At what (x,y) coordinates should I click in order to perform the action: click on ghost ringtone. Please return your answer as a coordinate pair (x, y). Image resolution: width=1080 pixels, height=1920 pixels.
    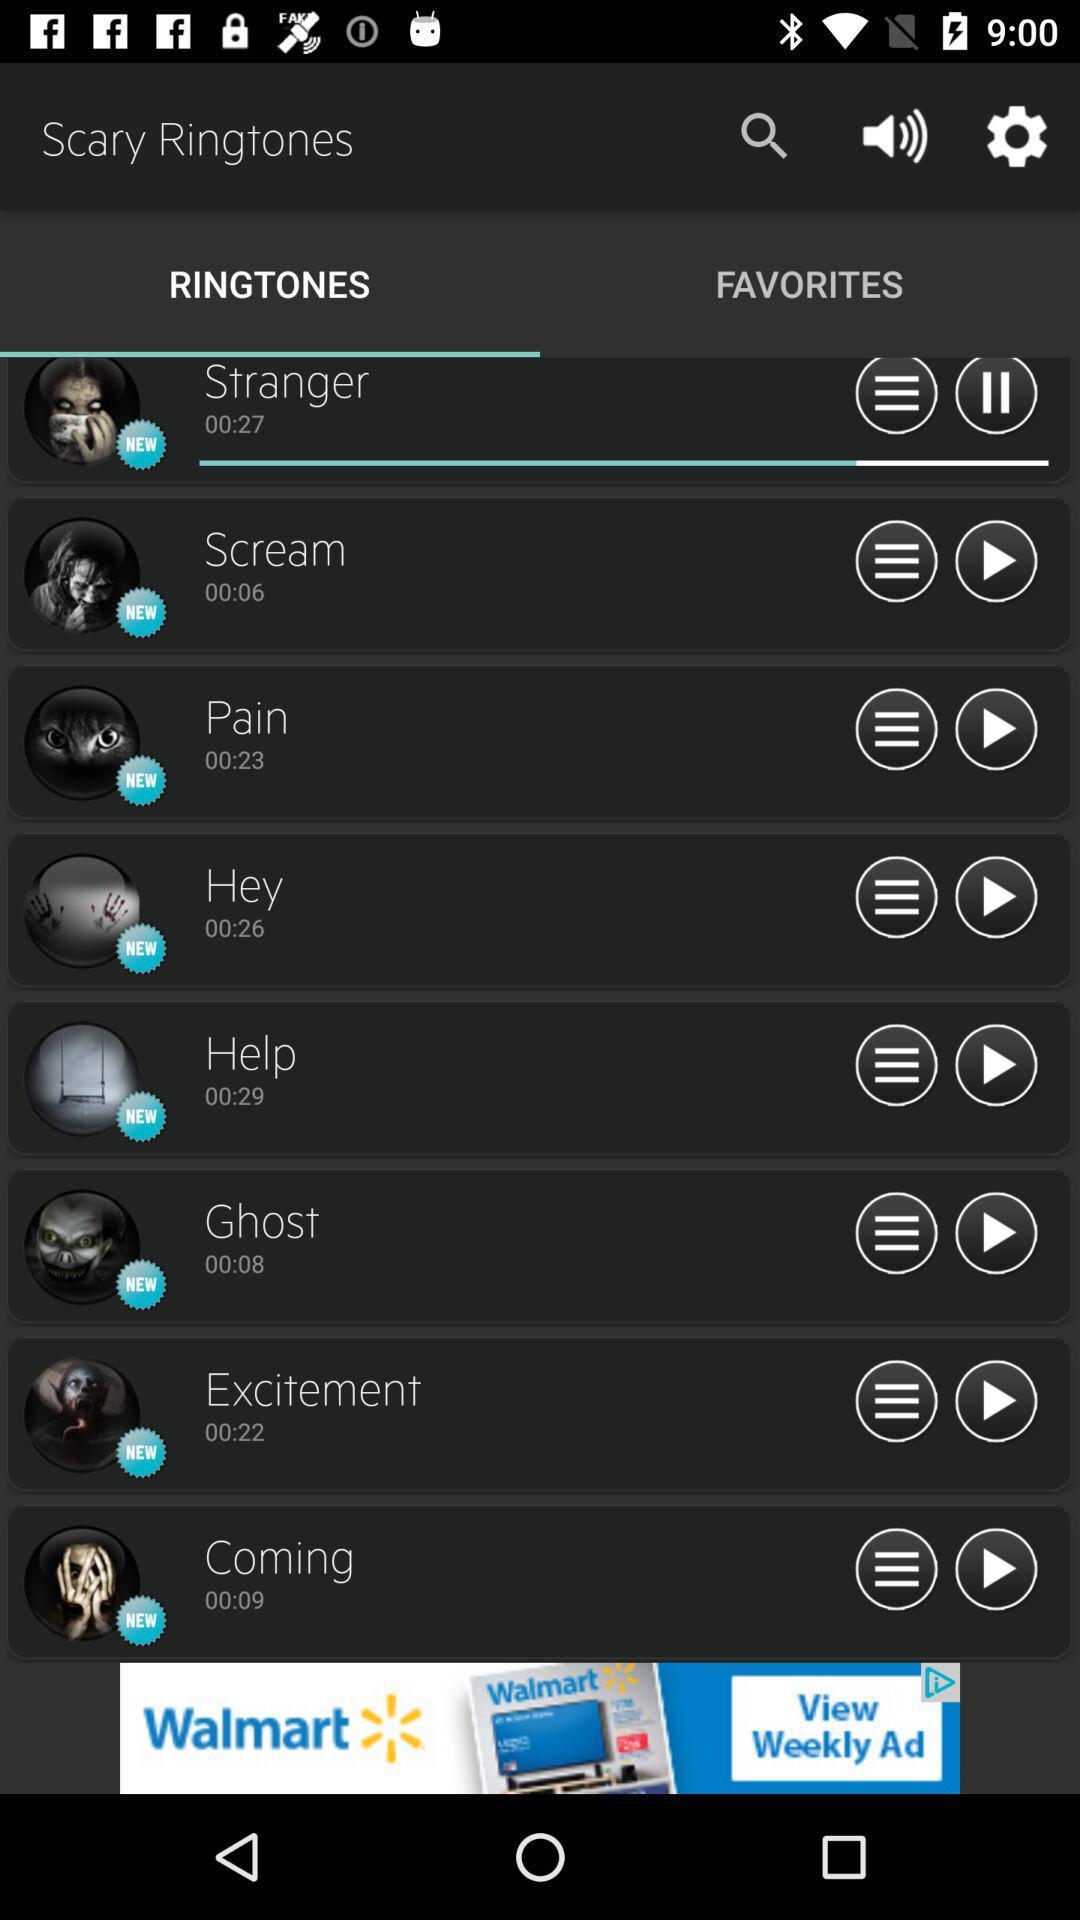
    Looking at the image, I should click on (995, 1233).